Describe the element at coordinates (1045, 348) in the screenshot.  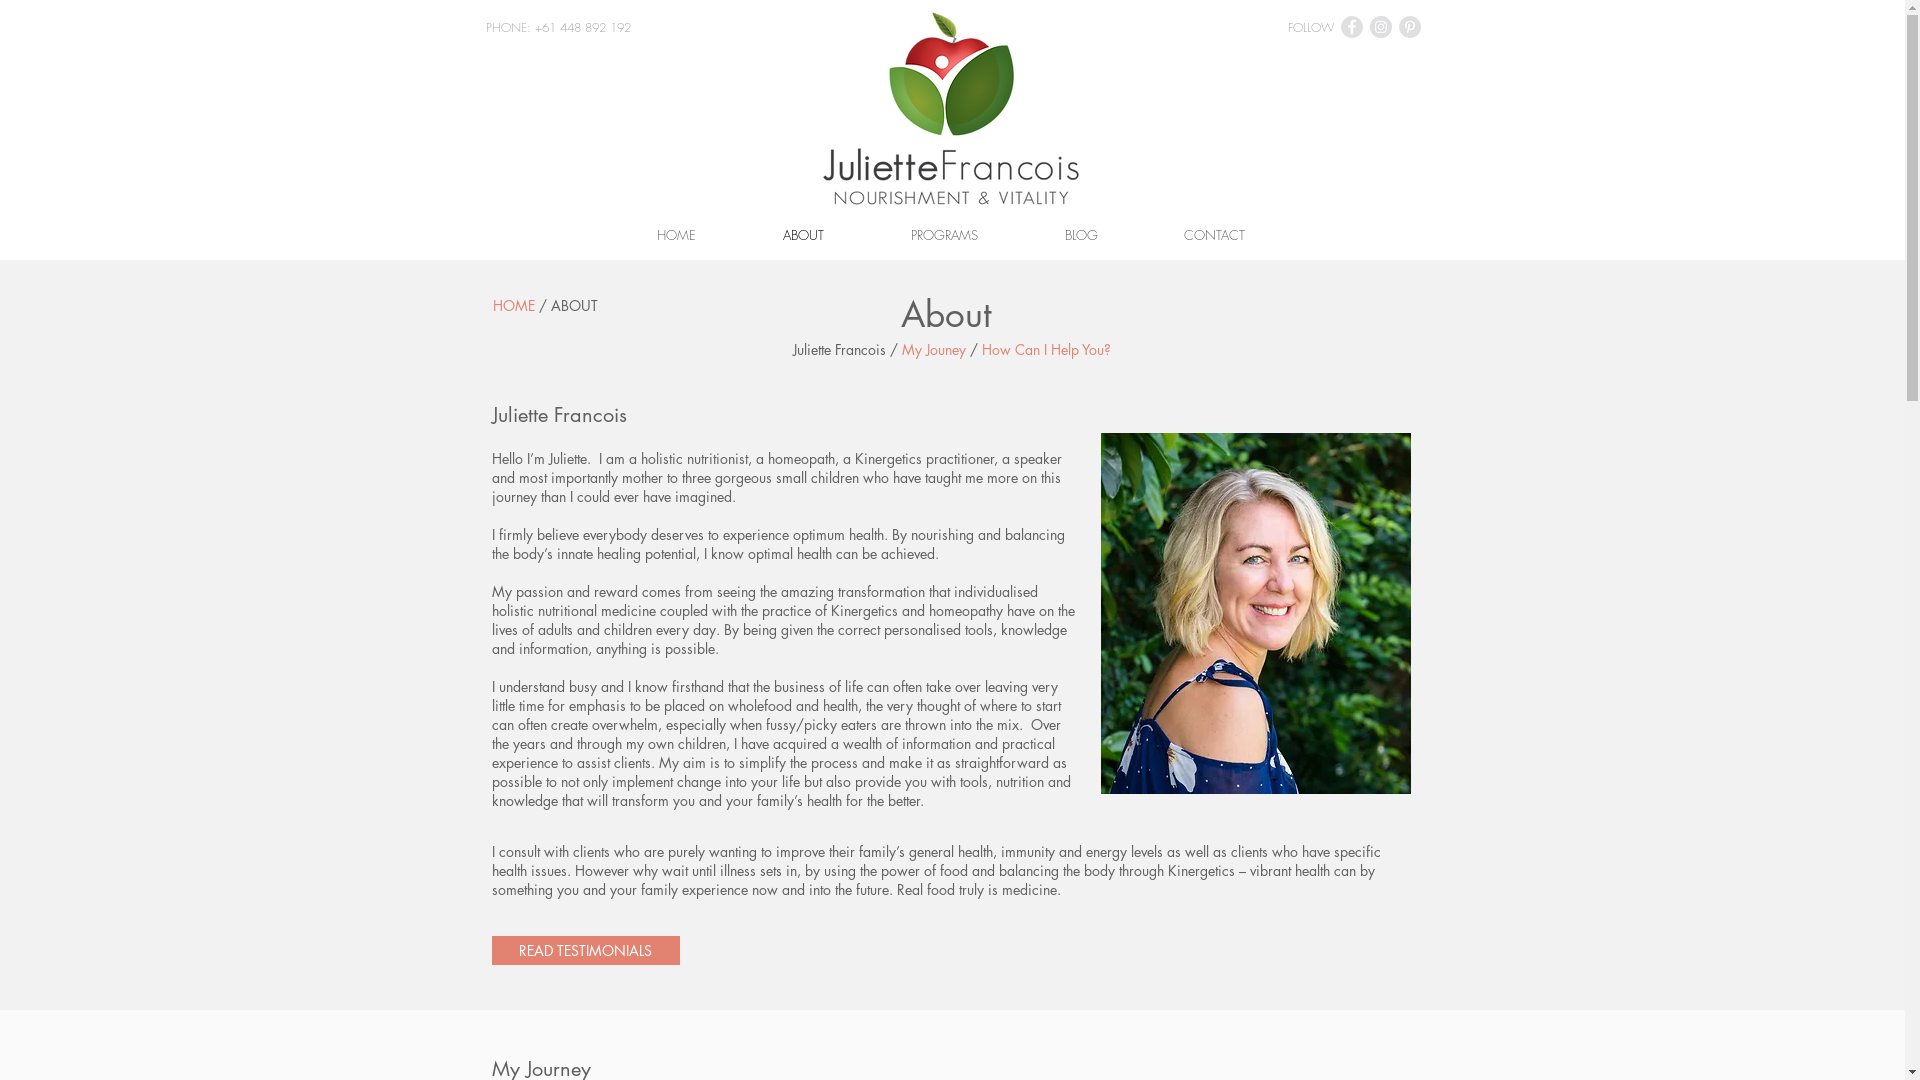
I see `'How Can I Help You?'` at that location.